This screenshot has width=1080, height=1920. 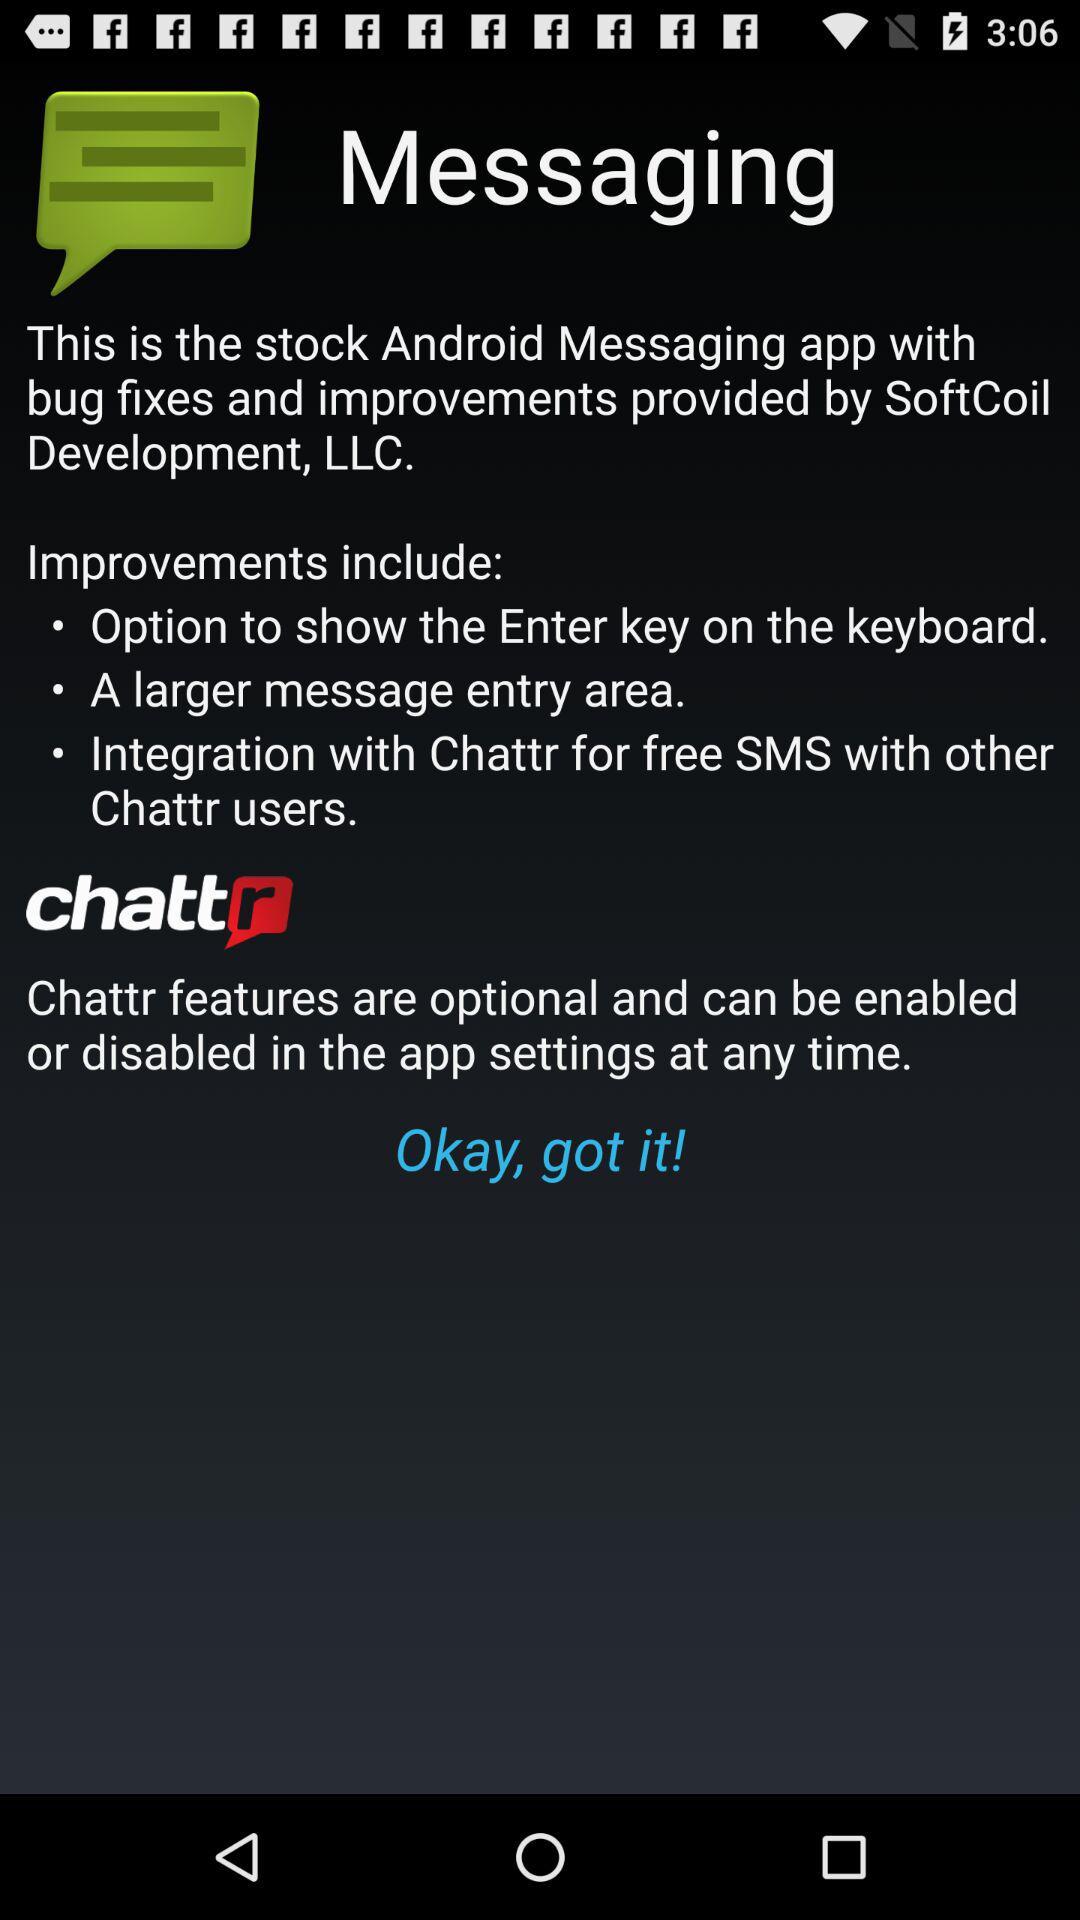 What do you see at coordinates (540, 1147) in the screenshot?
I see `the item below chattr features are icon` at bounding box center [540, 1147].